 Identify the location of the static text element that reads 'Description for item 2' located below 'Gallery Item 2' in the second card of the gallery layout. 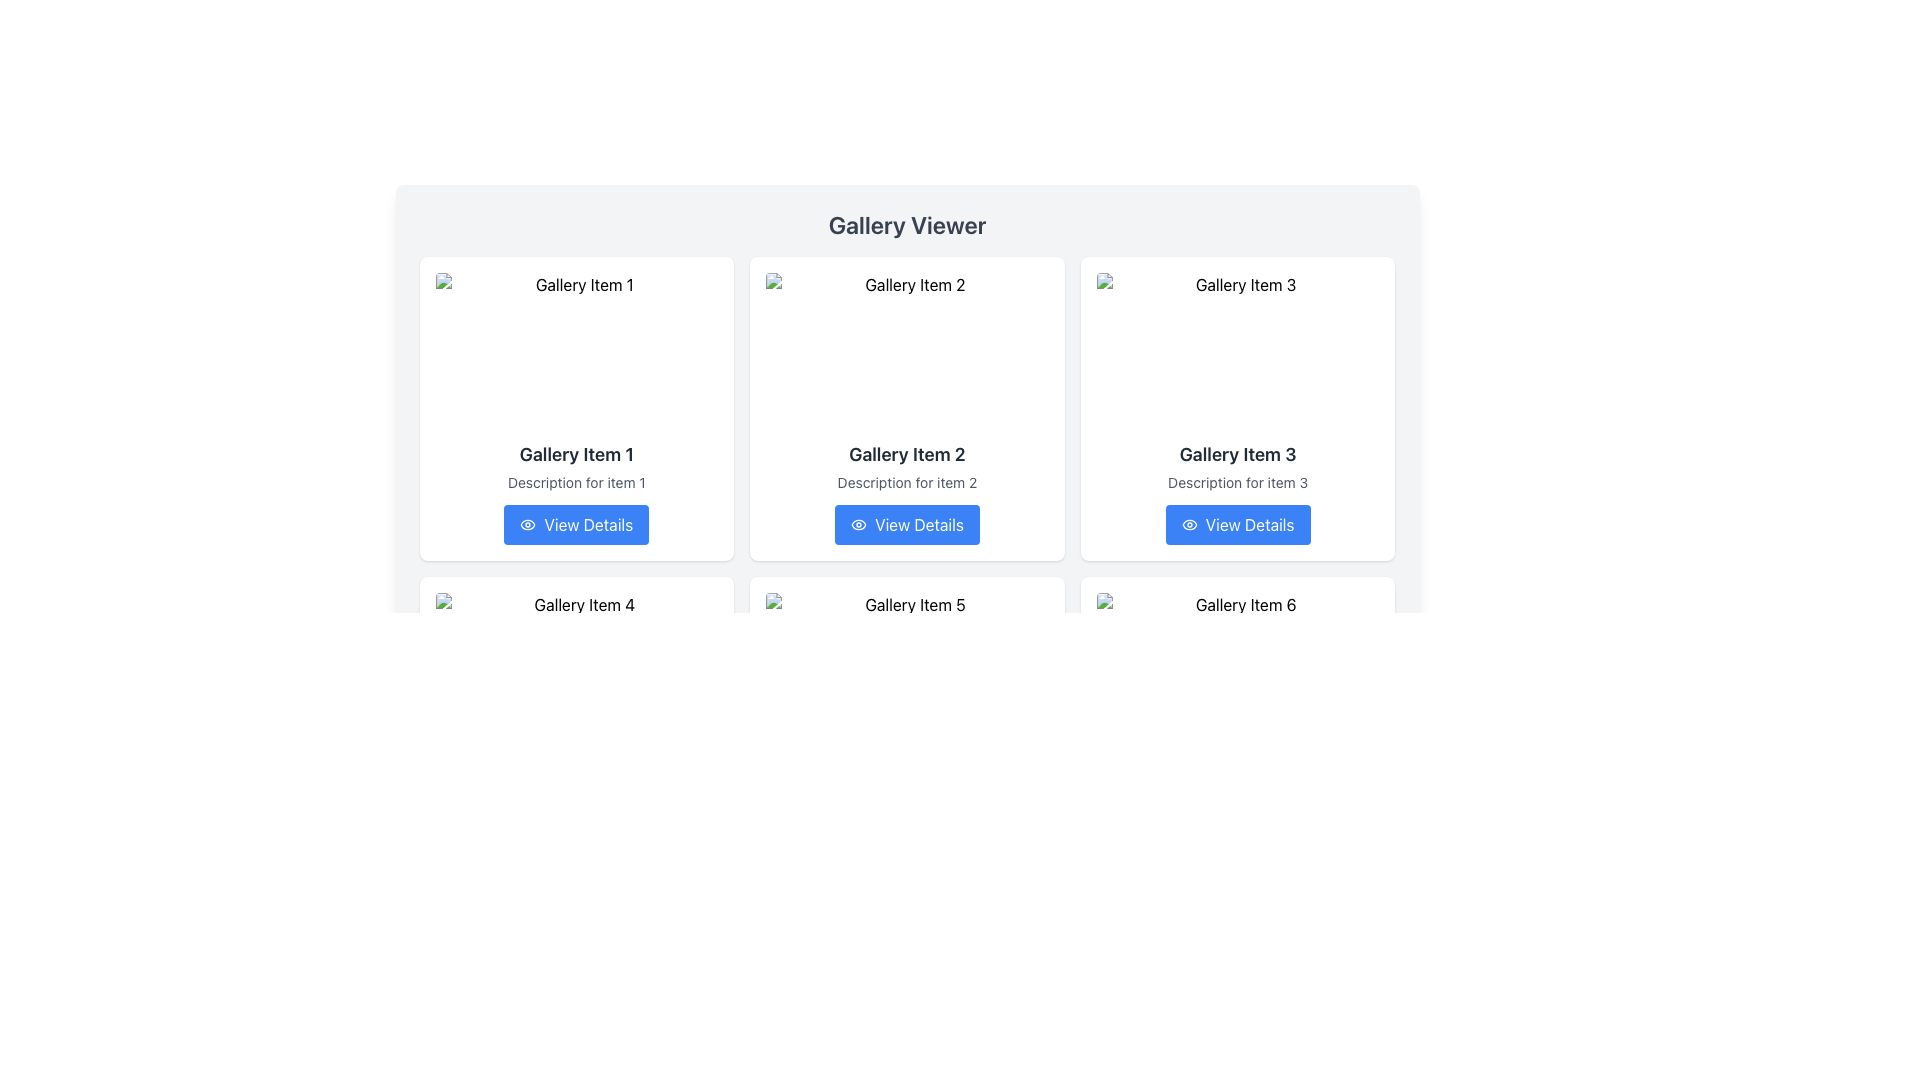
(906, 482).